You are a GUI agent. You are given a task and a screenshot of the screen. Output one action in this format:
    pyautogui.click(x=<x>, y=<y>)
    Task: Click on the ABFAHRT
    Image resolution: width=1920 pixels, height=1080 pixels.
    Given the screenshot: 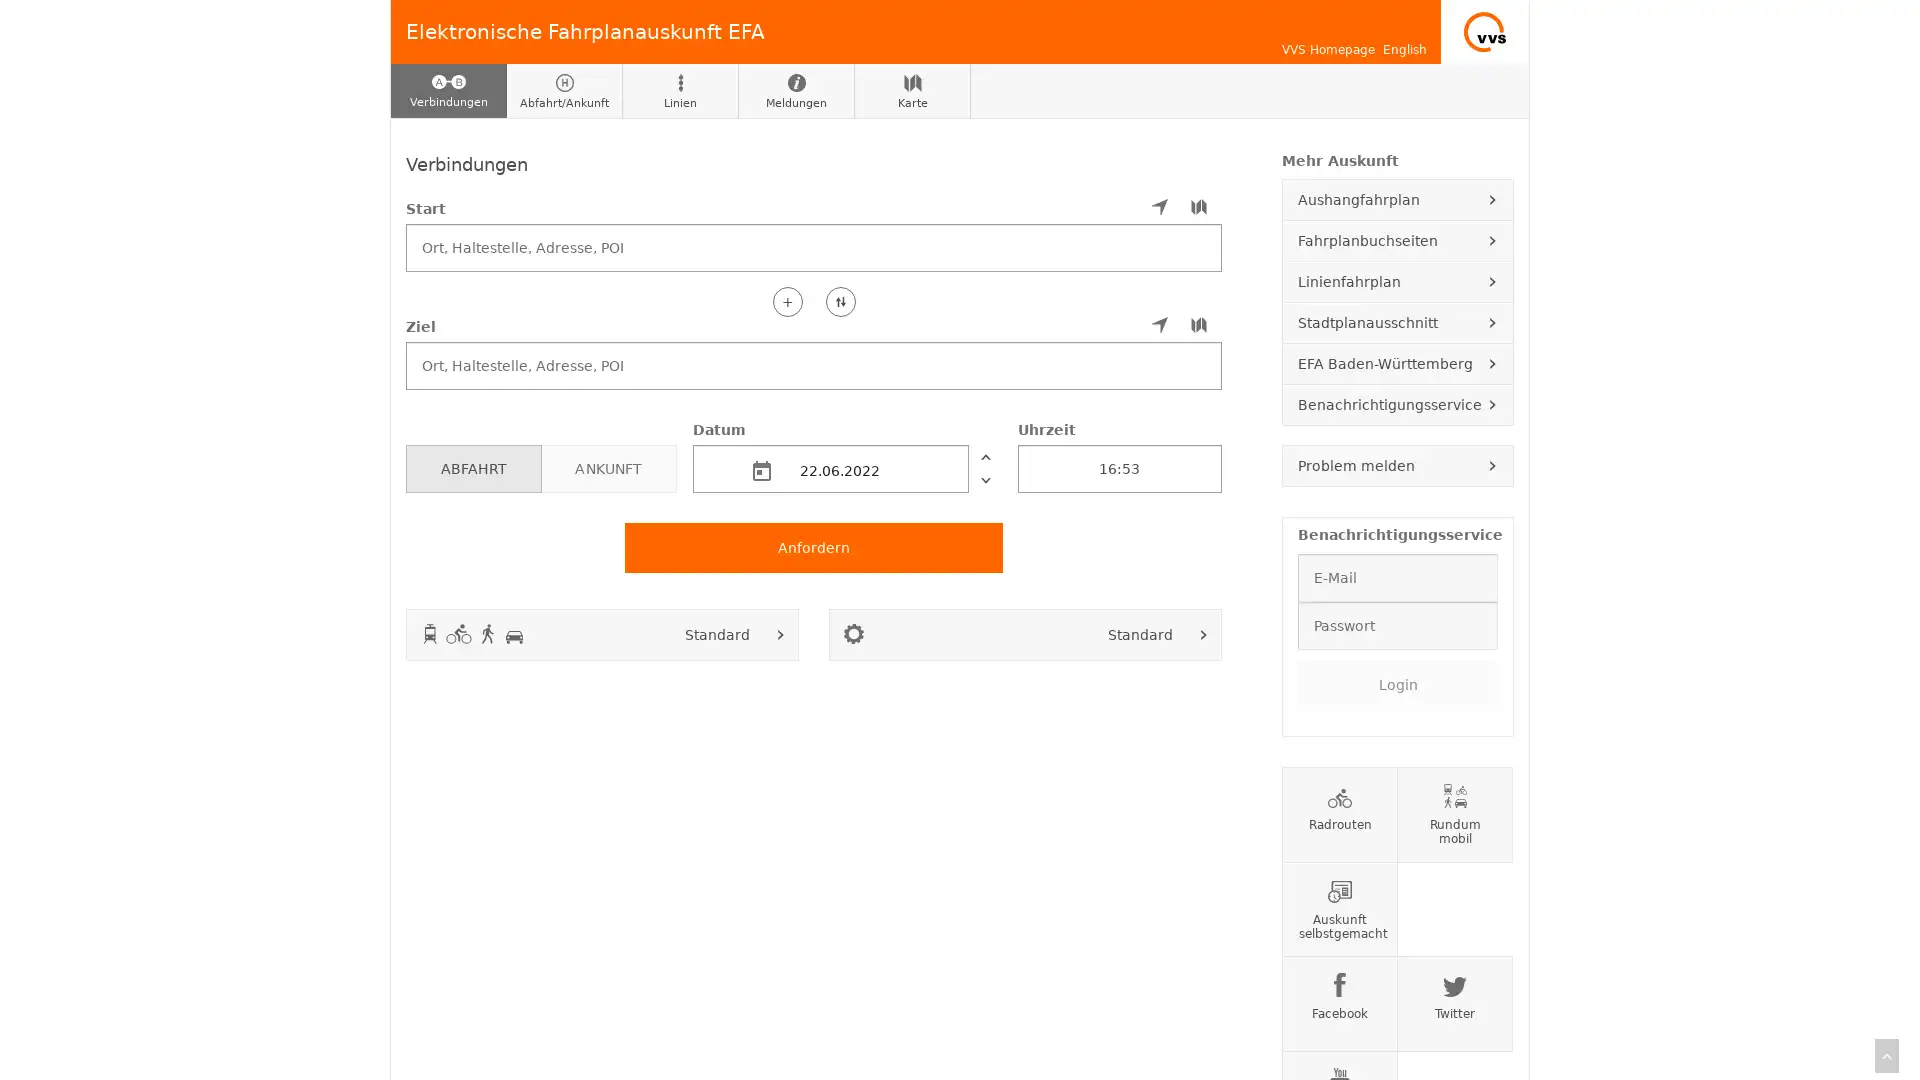 What is the action you would take?
    pyautogui.click(x=472, y=467)
    